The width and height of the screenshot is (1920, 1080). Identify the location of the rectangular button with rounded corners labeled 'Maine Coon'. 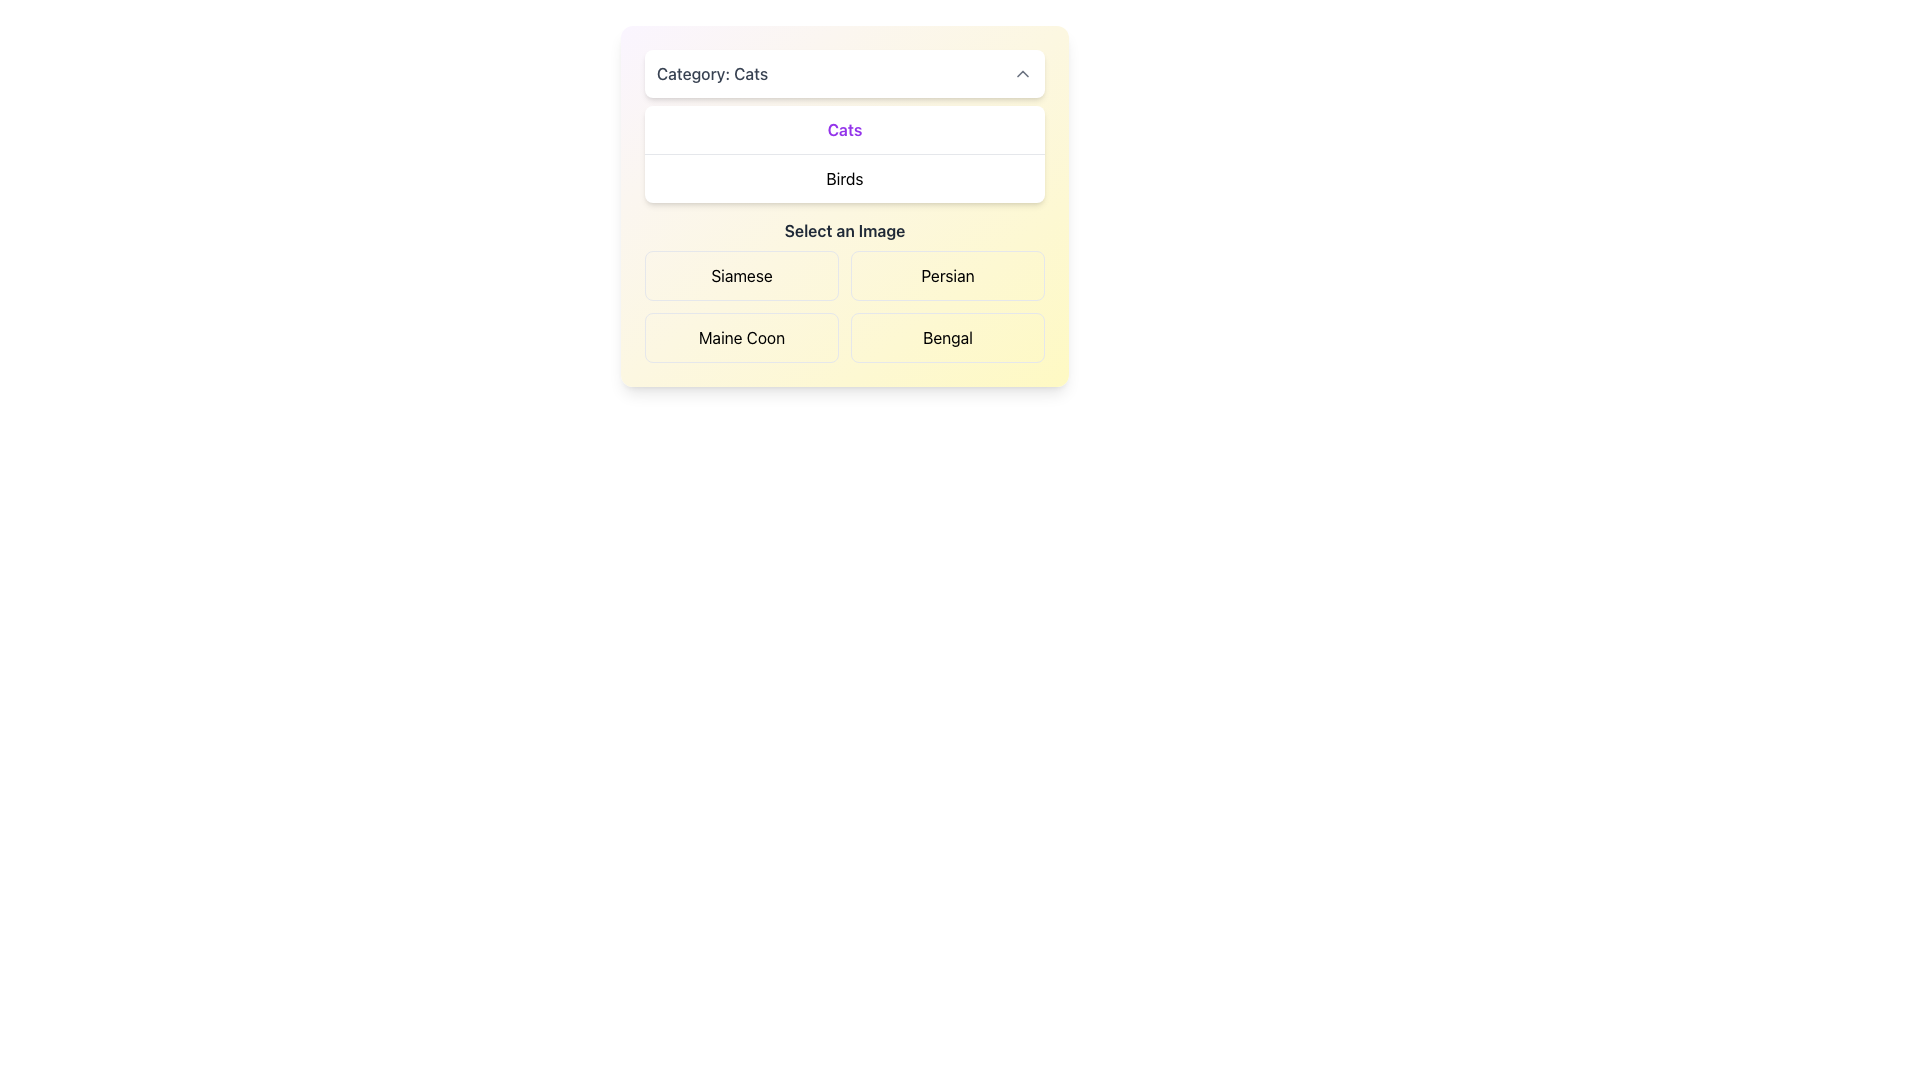
(741, 337).